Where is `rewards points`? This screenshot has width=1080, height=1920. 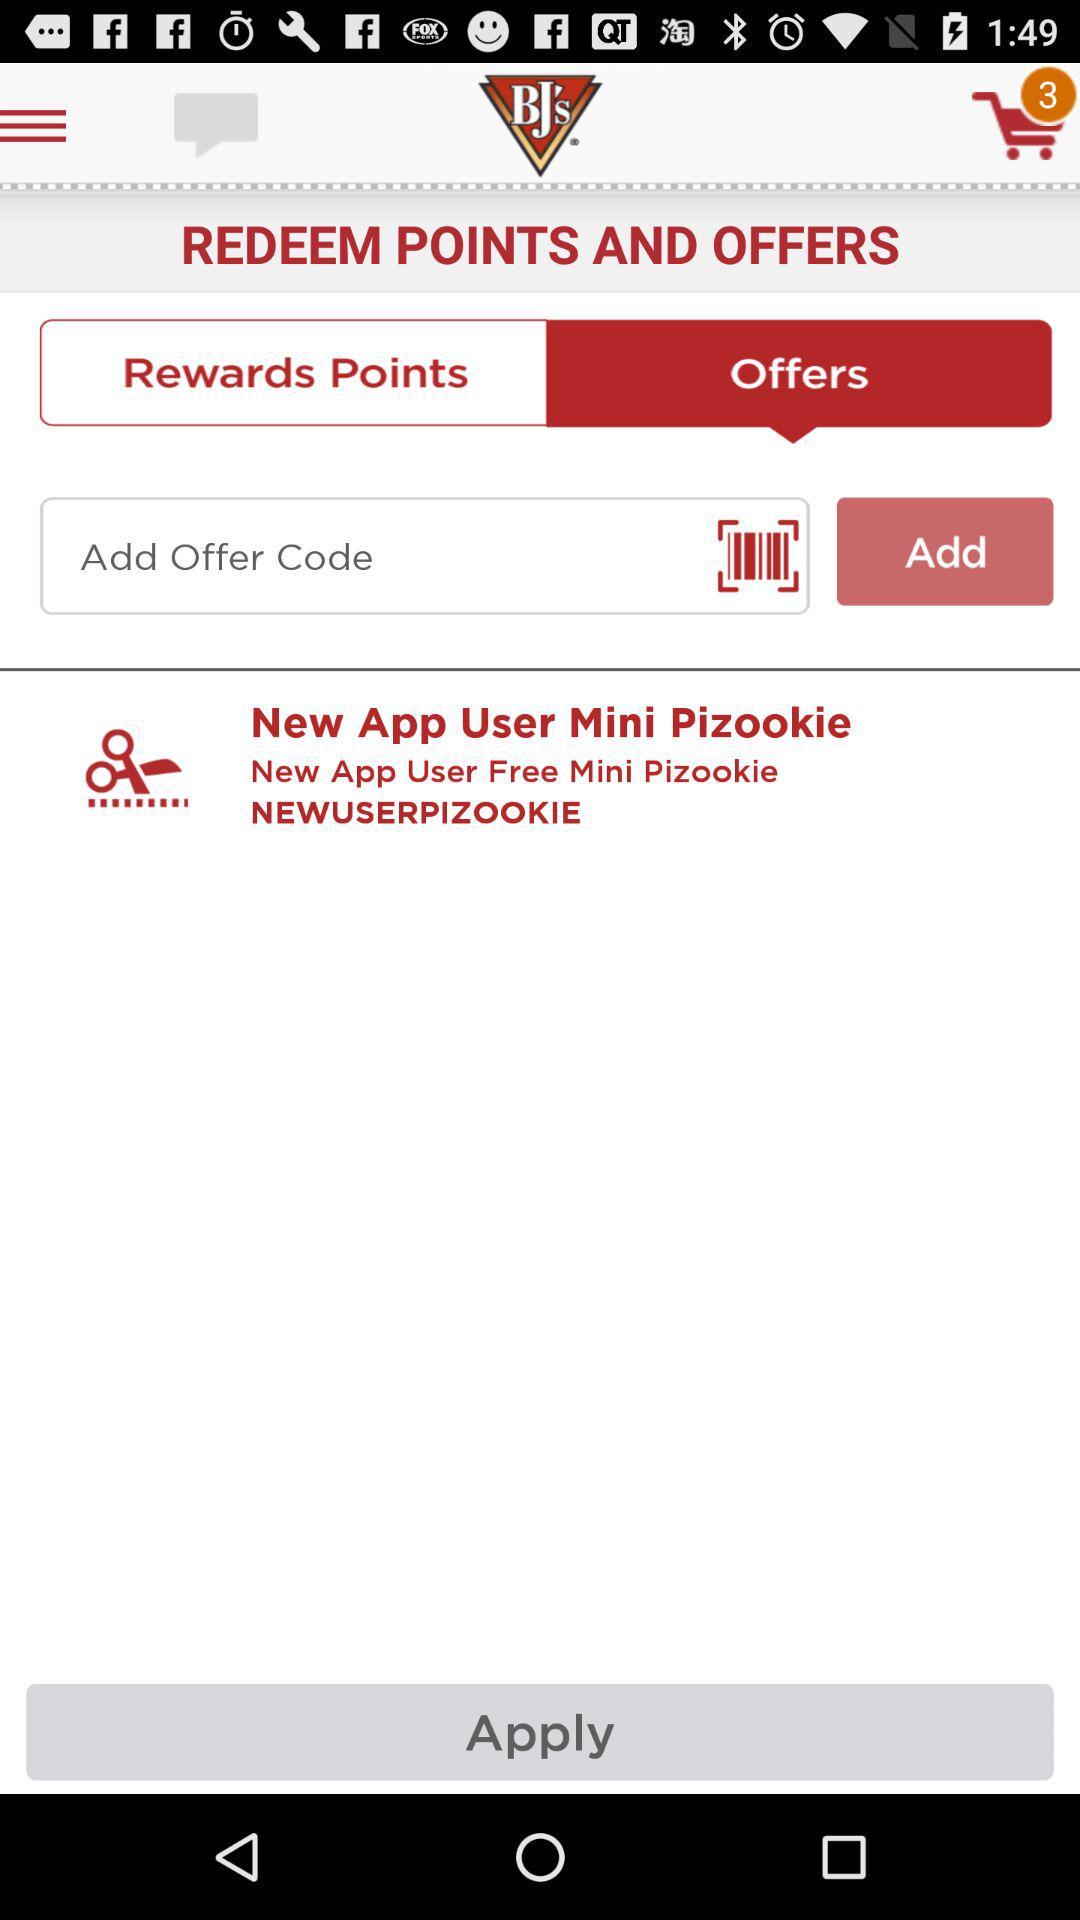 rewards points is located at coordinates (293, 381).